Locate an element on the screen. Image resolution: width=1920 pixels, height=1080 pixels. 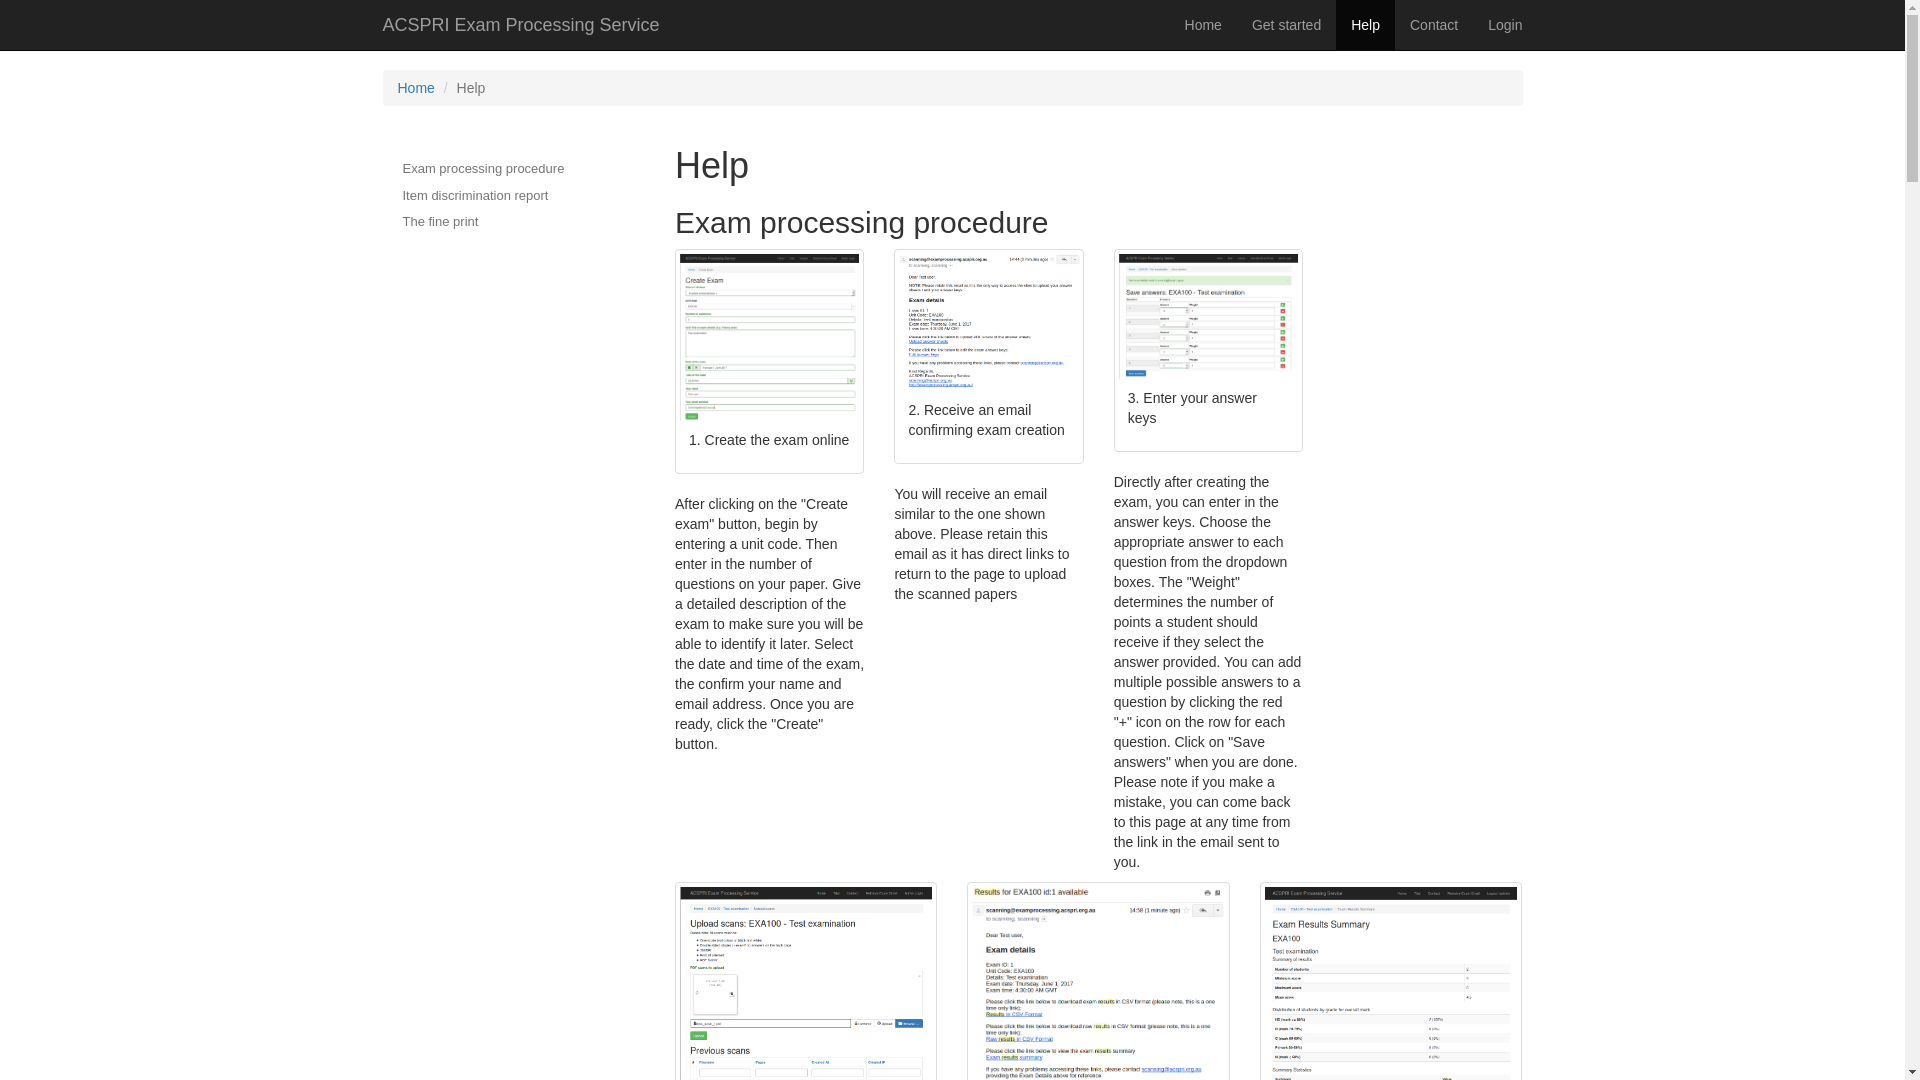
'Home' is located at coordinates (1202, 24).